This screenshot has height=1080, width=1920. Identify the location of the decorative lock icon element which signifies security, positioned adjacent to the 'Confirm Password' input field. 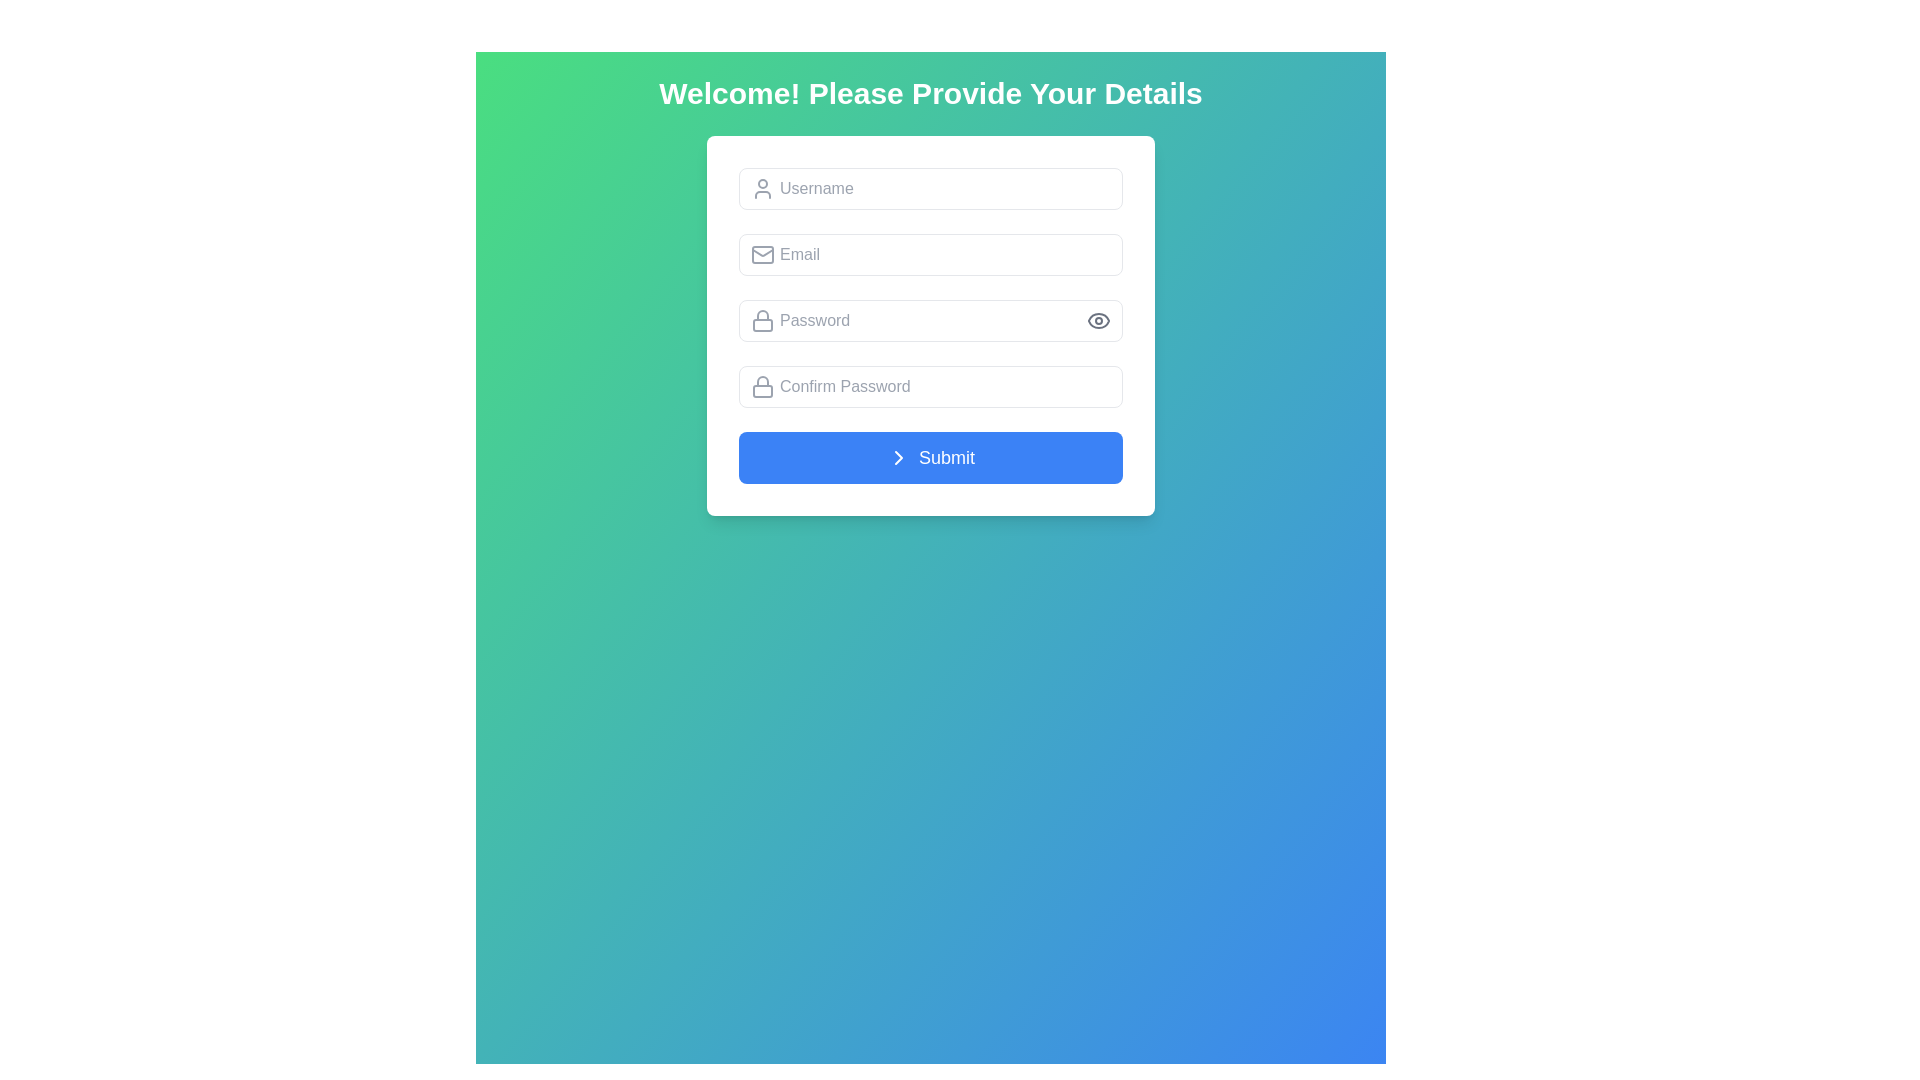
(762, 391).